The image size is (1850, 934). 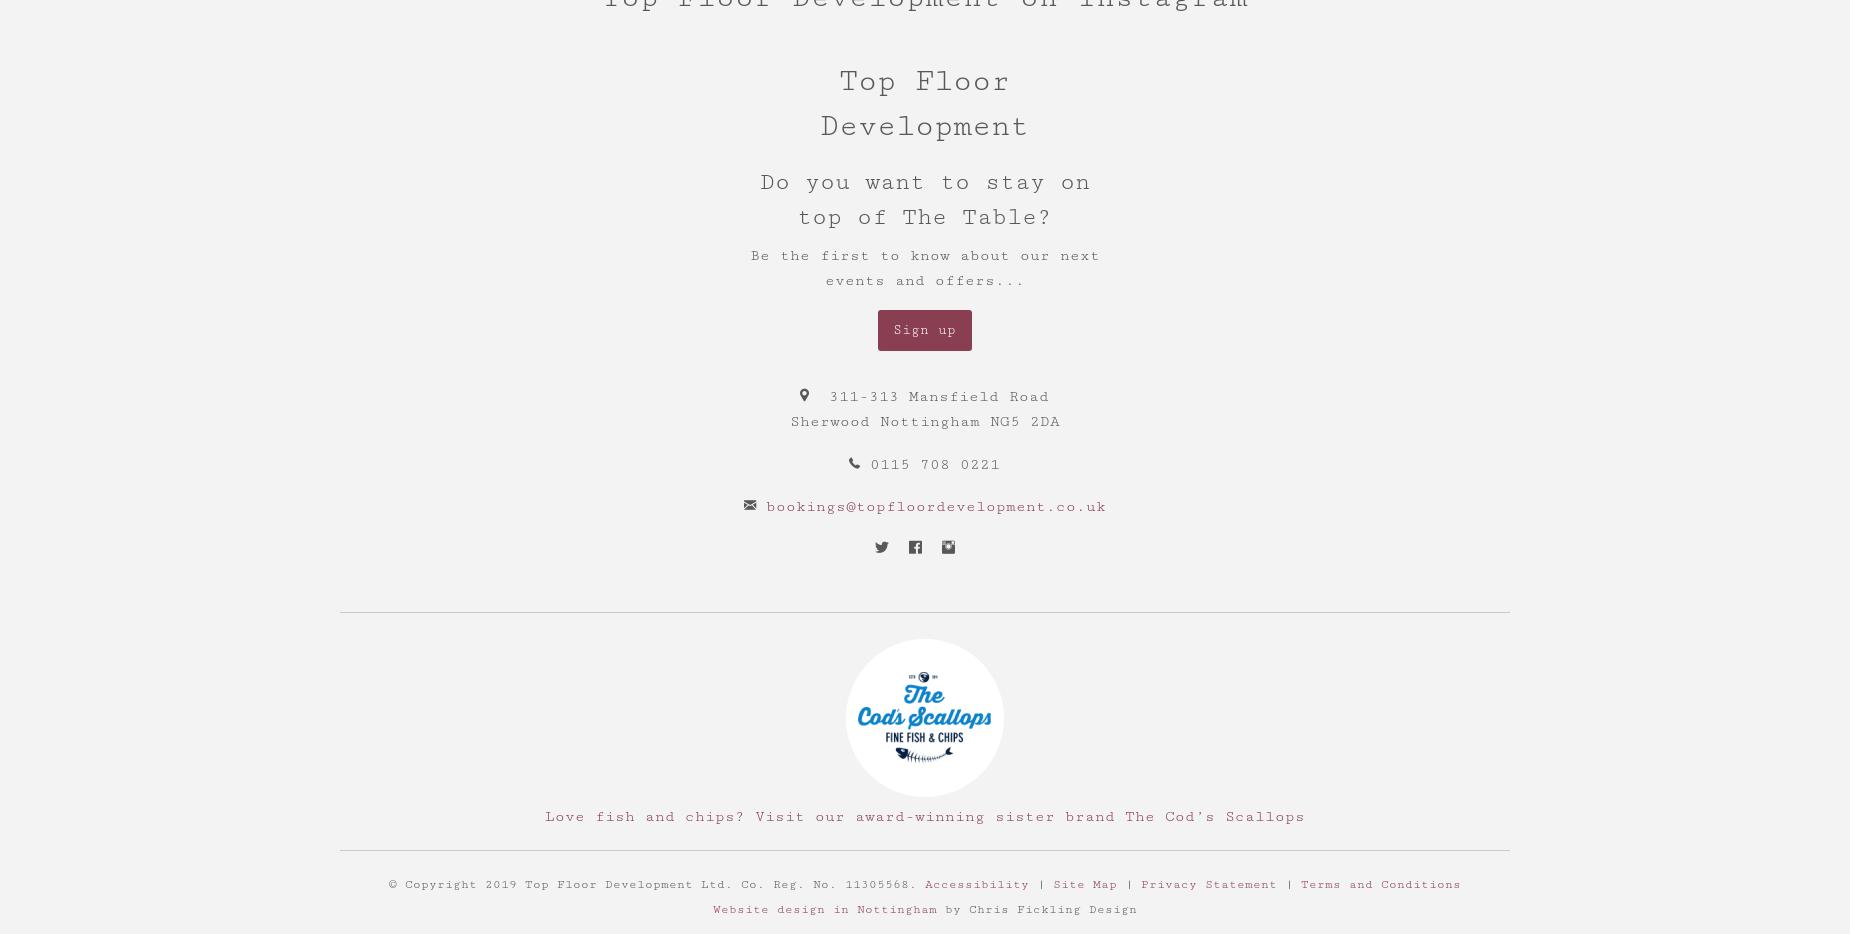 I want to click on 'Be the first to know about our next events and offers...', so click(x=924, y=267).